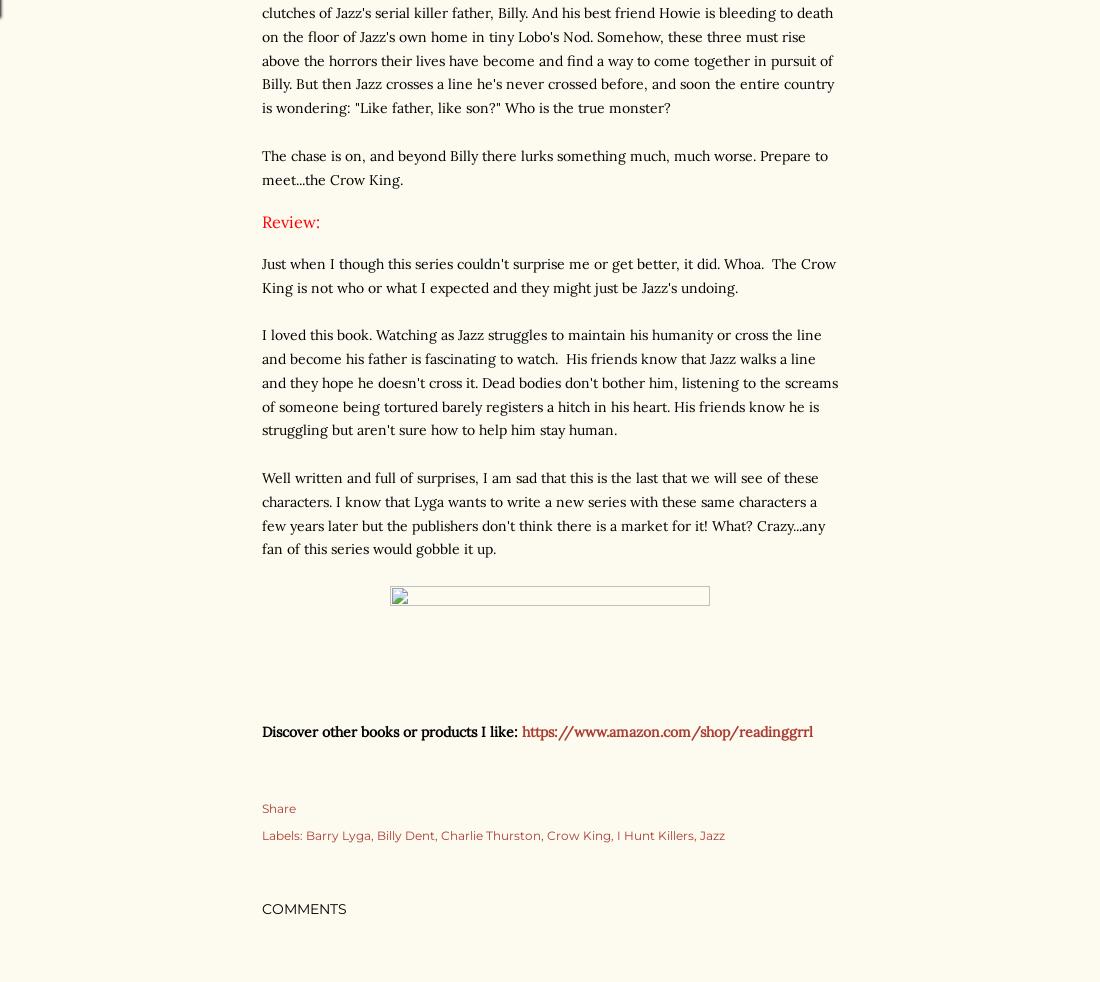 The image size is (1100, 982). I want to click on 'I Hunt Killers', so click(655, 835).